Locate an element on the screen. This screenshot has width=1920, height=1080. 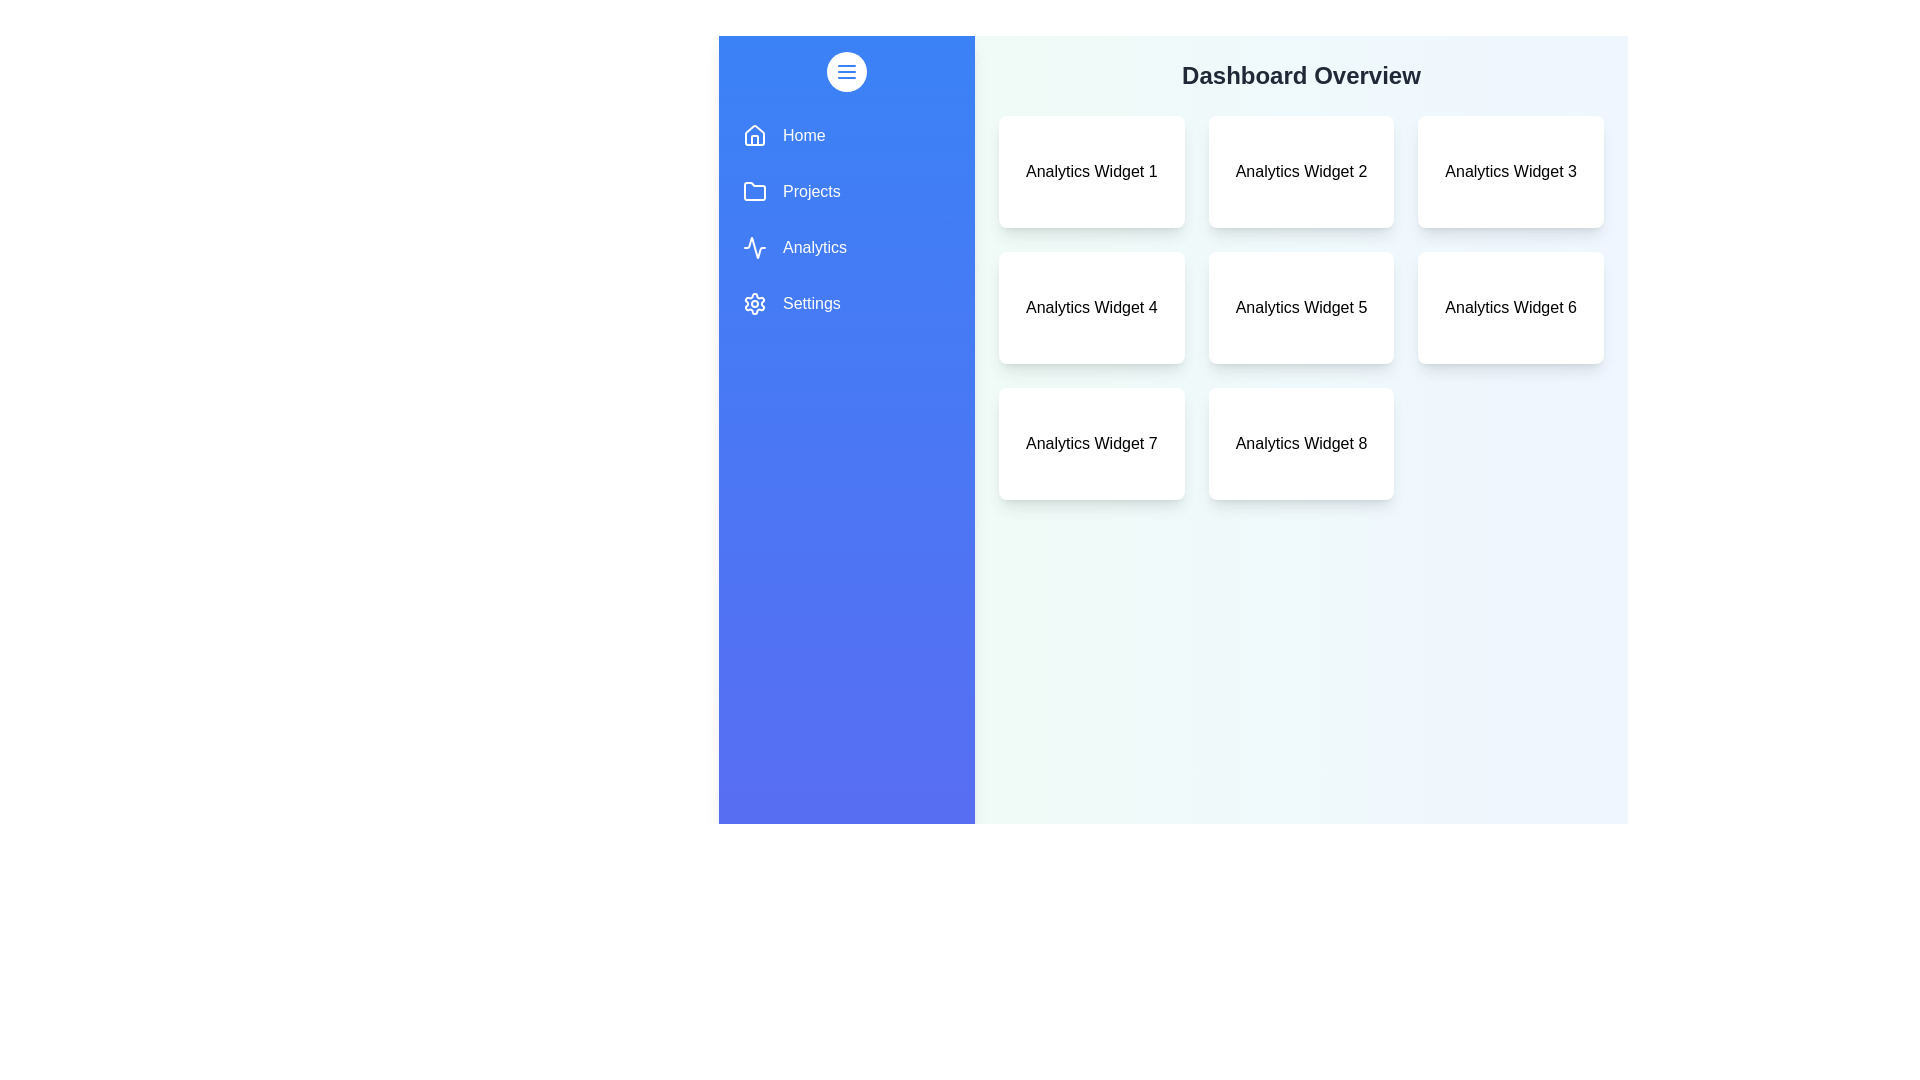
menu button to toggle the drawer's visibility is located at coordinates (846, 71).